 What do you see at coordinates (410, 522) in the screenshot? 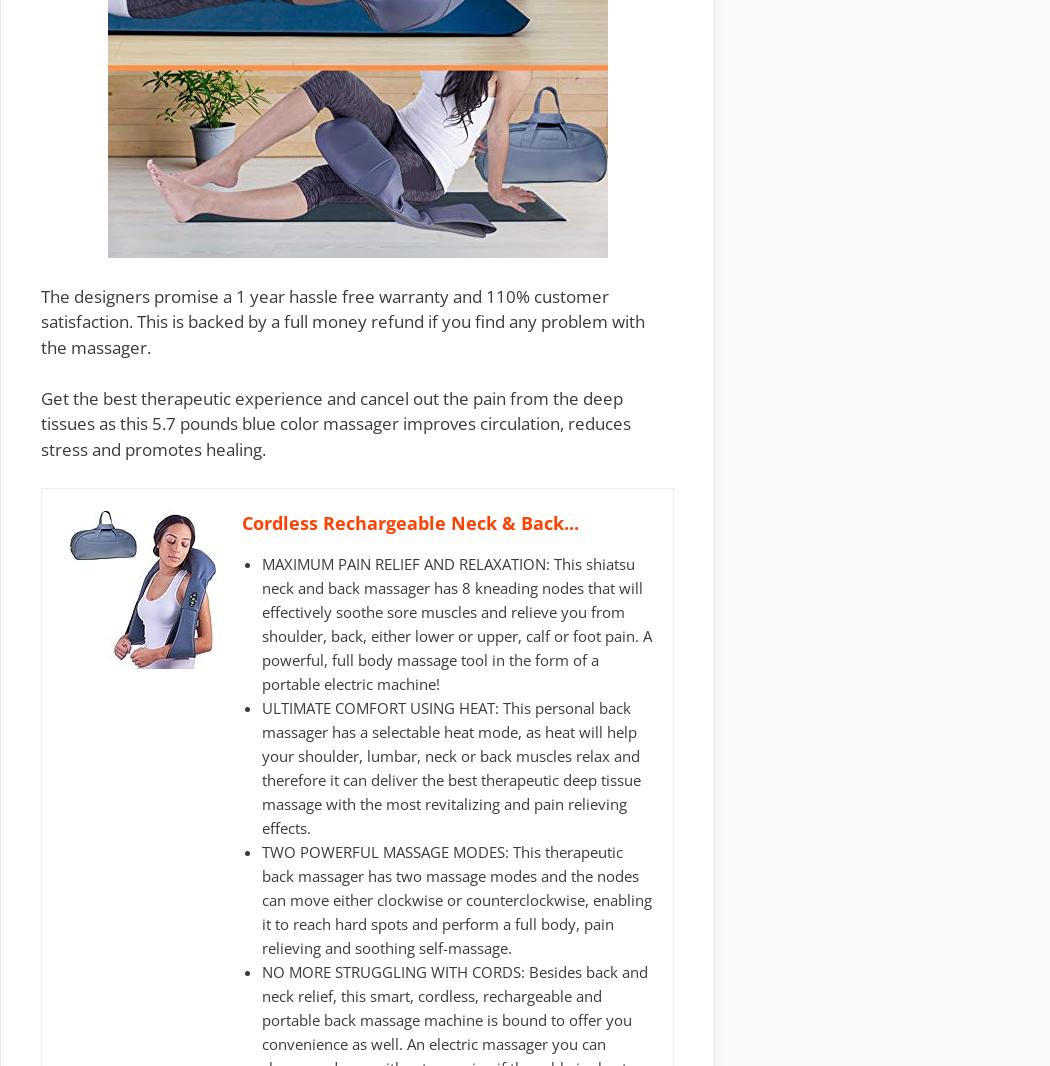
I see `'Cordless Rechargeable Neck & Back...'` at bounding box center [410, 522].